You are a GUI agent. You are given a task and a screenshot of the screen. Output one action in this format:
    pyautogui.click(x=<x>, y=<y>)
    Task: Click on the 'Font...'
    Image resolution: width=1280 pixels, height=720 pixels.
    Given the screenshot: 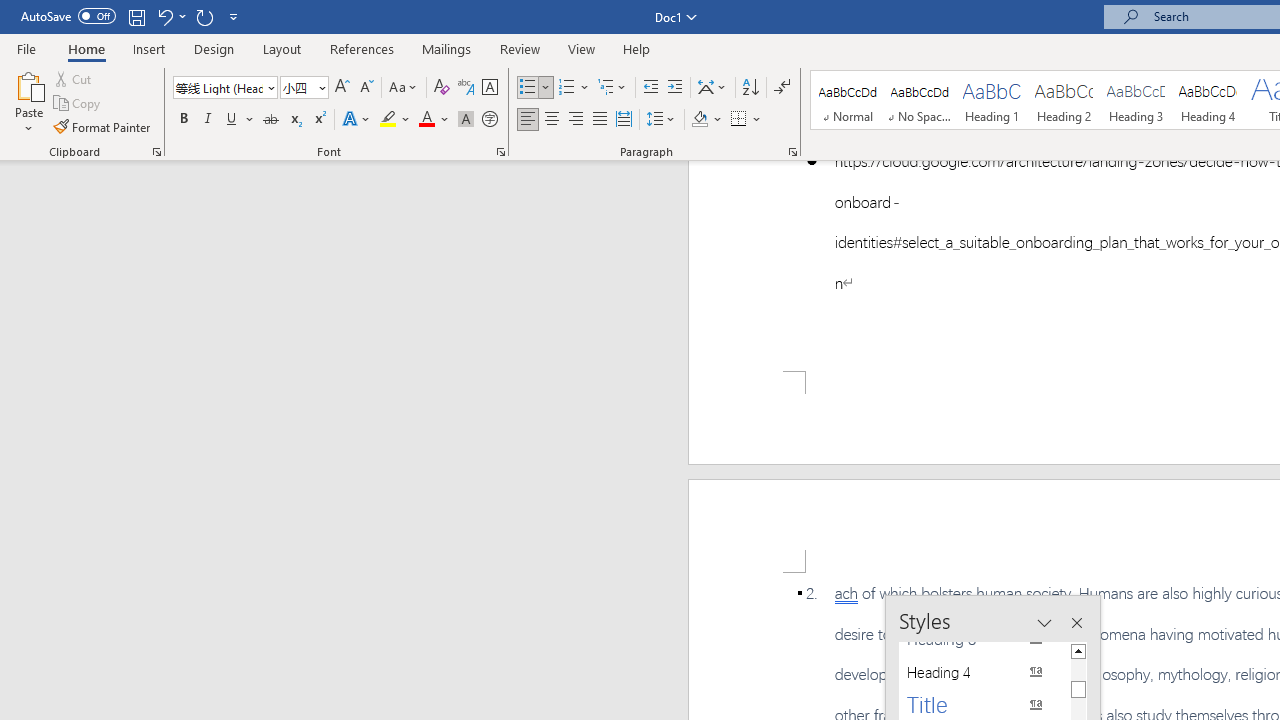 What is the action you would take?
    pyautogui.click(x=501, y=150)
    